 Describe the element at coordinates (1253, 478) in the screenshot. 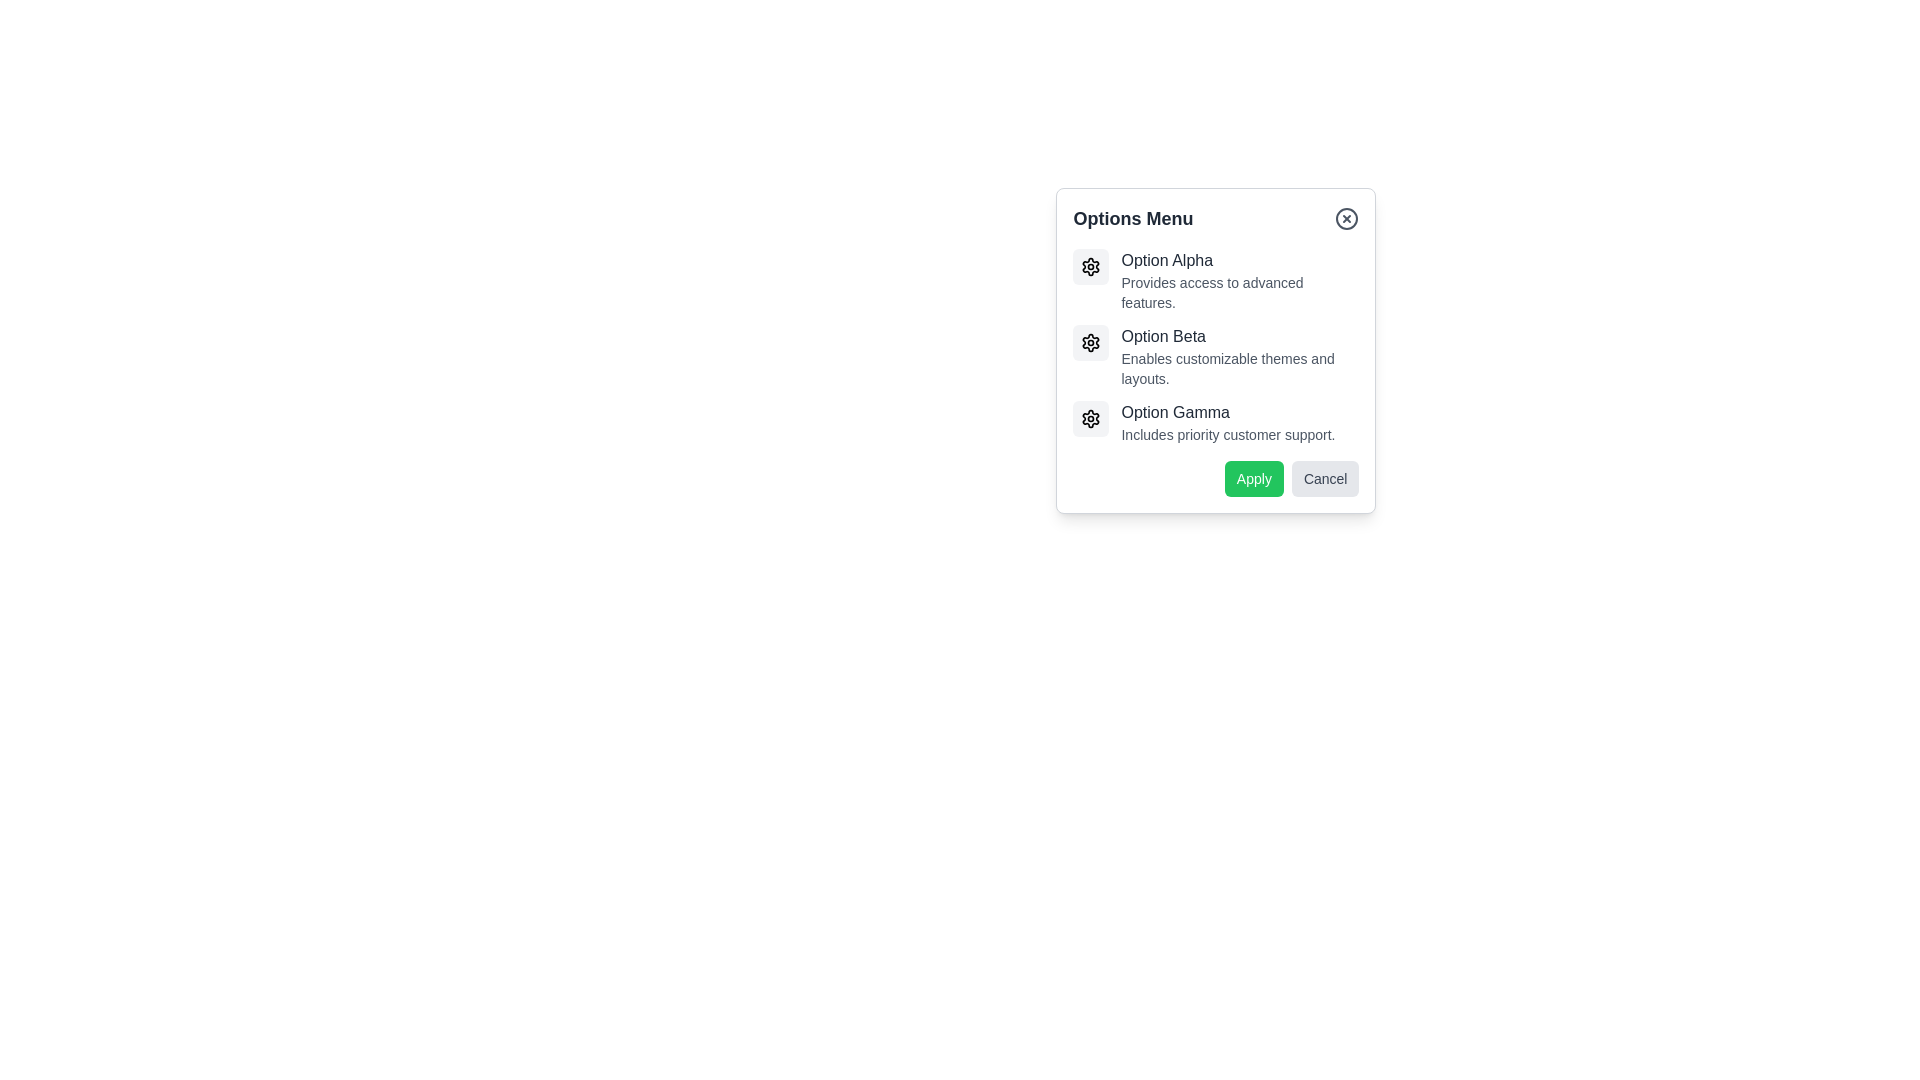

I see `the 'Apply' button with a green background and white text located in the bottom right corner of the 'Options Menu' modal dialog to apply the changes` at that location.